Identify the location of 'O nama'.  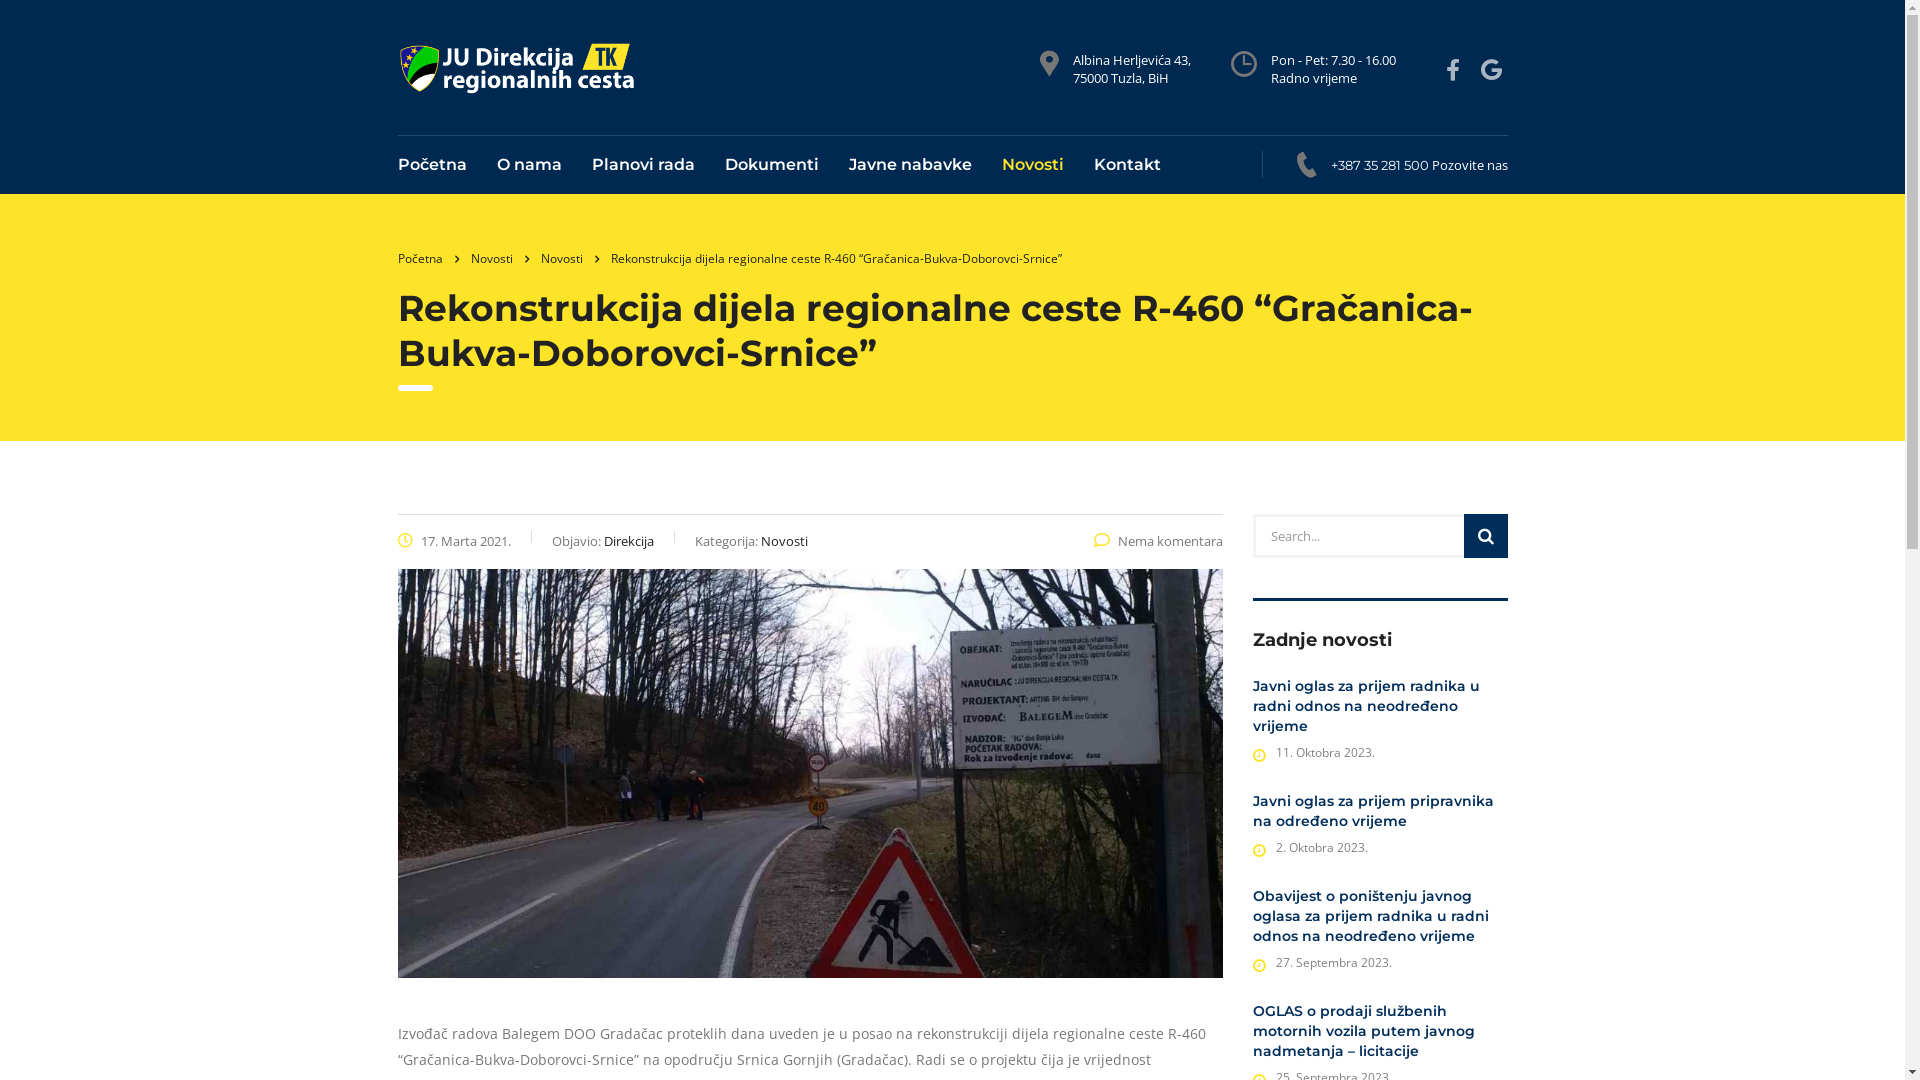
(529, 164).